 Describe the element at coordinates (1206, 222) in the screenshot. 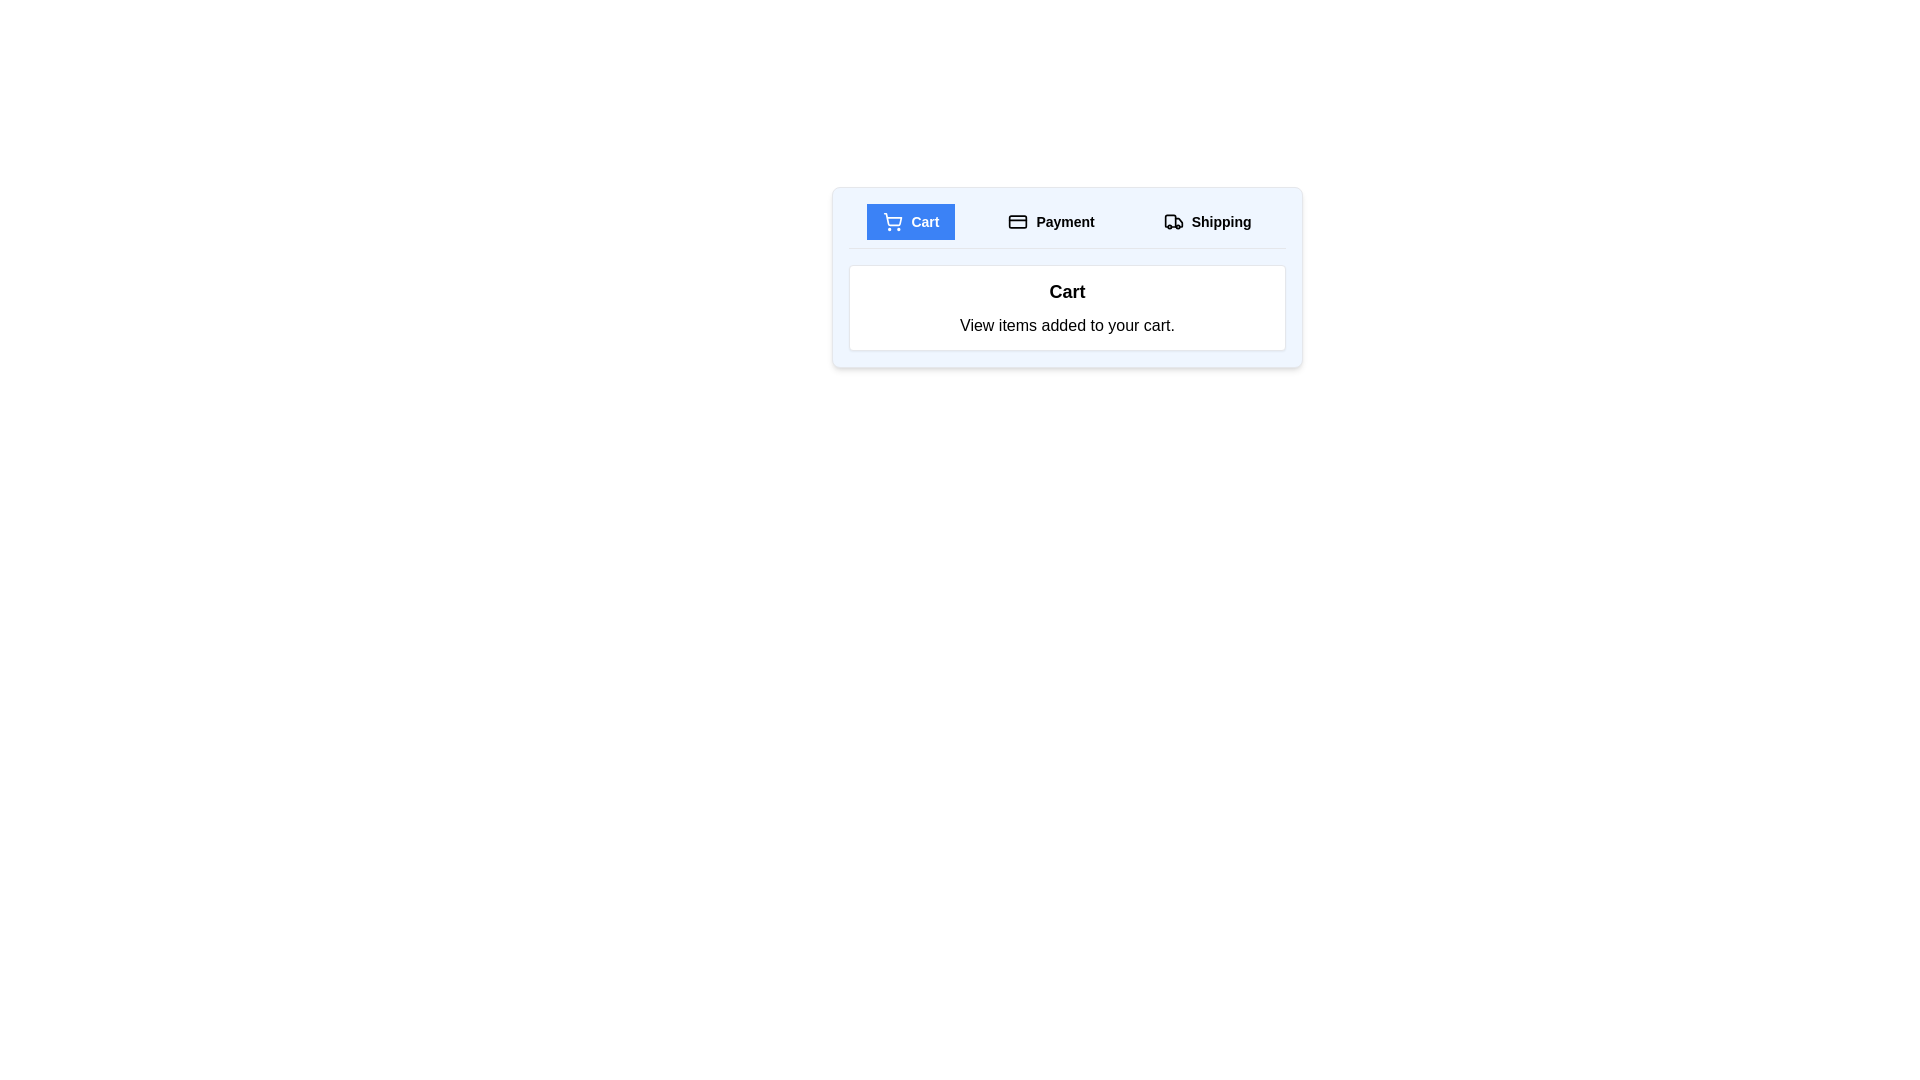

I see `the Shipping tab to switch to its content` at that location.